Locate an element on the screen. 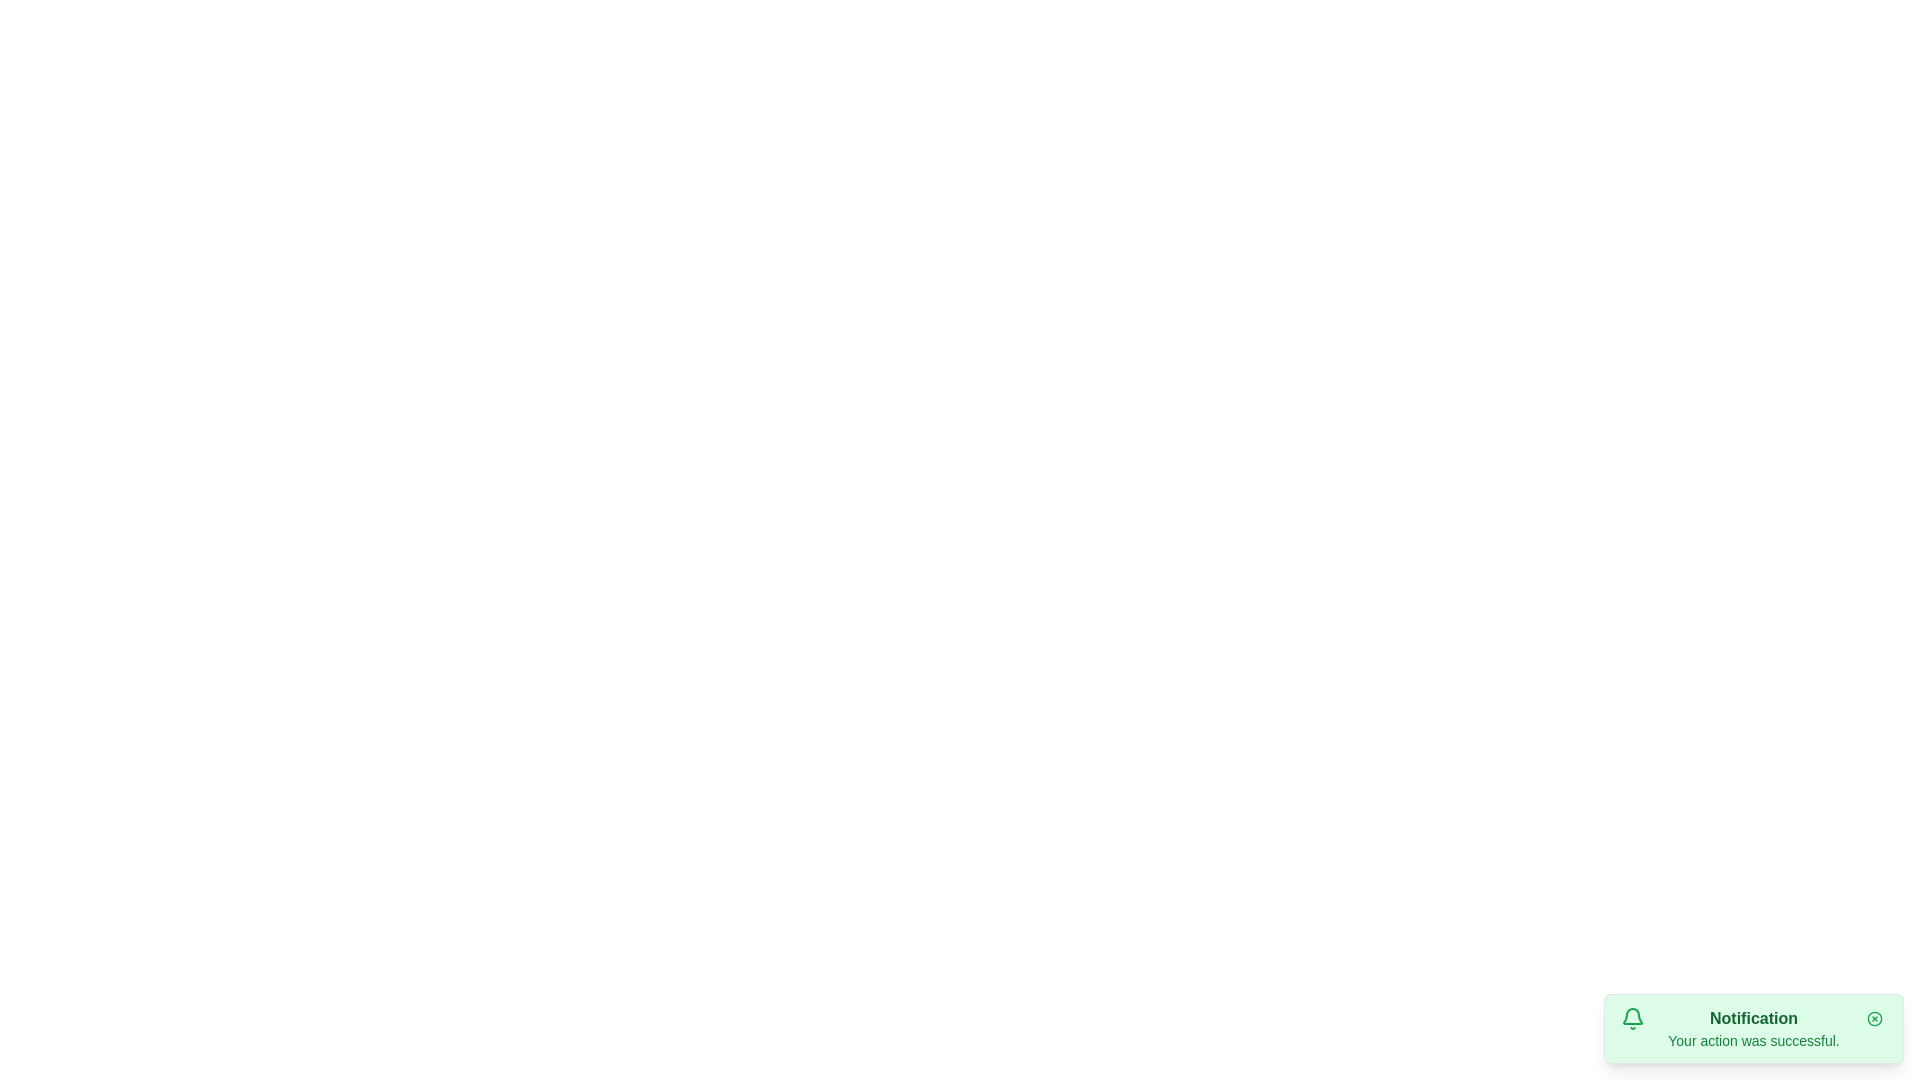  the notification icon to interact with it is located at coordinates (1632, 1018).